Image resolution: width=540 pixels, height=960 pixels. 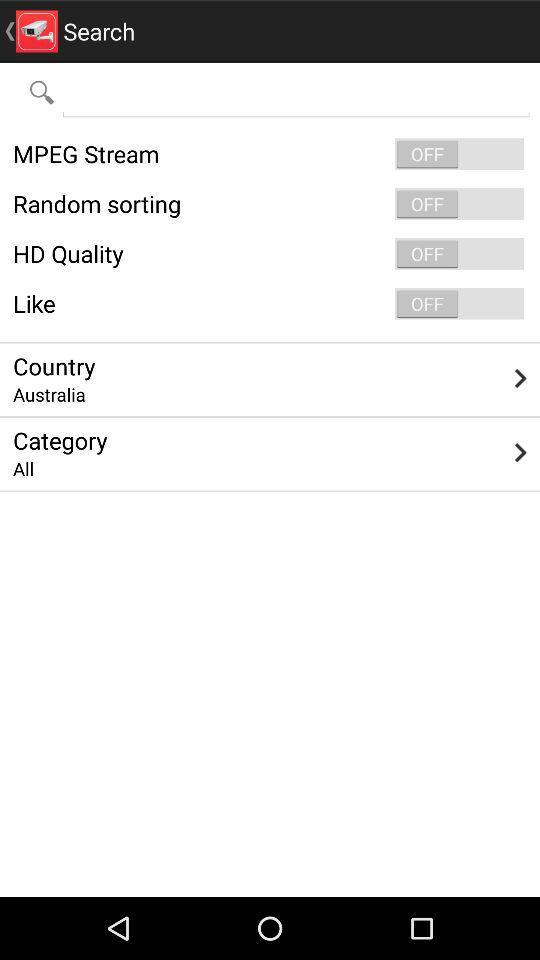 What do you see at coordinates (270, 153) in the screenshot?
I see `the mpeg stream item` at bounding box center [270, 153].